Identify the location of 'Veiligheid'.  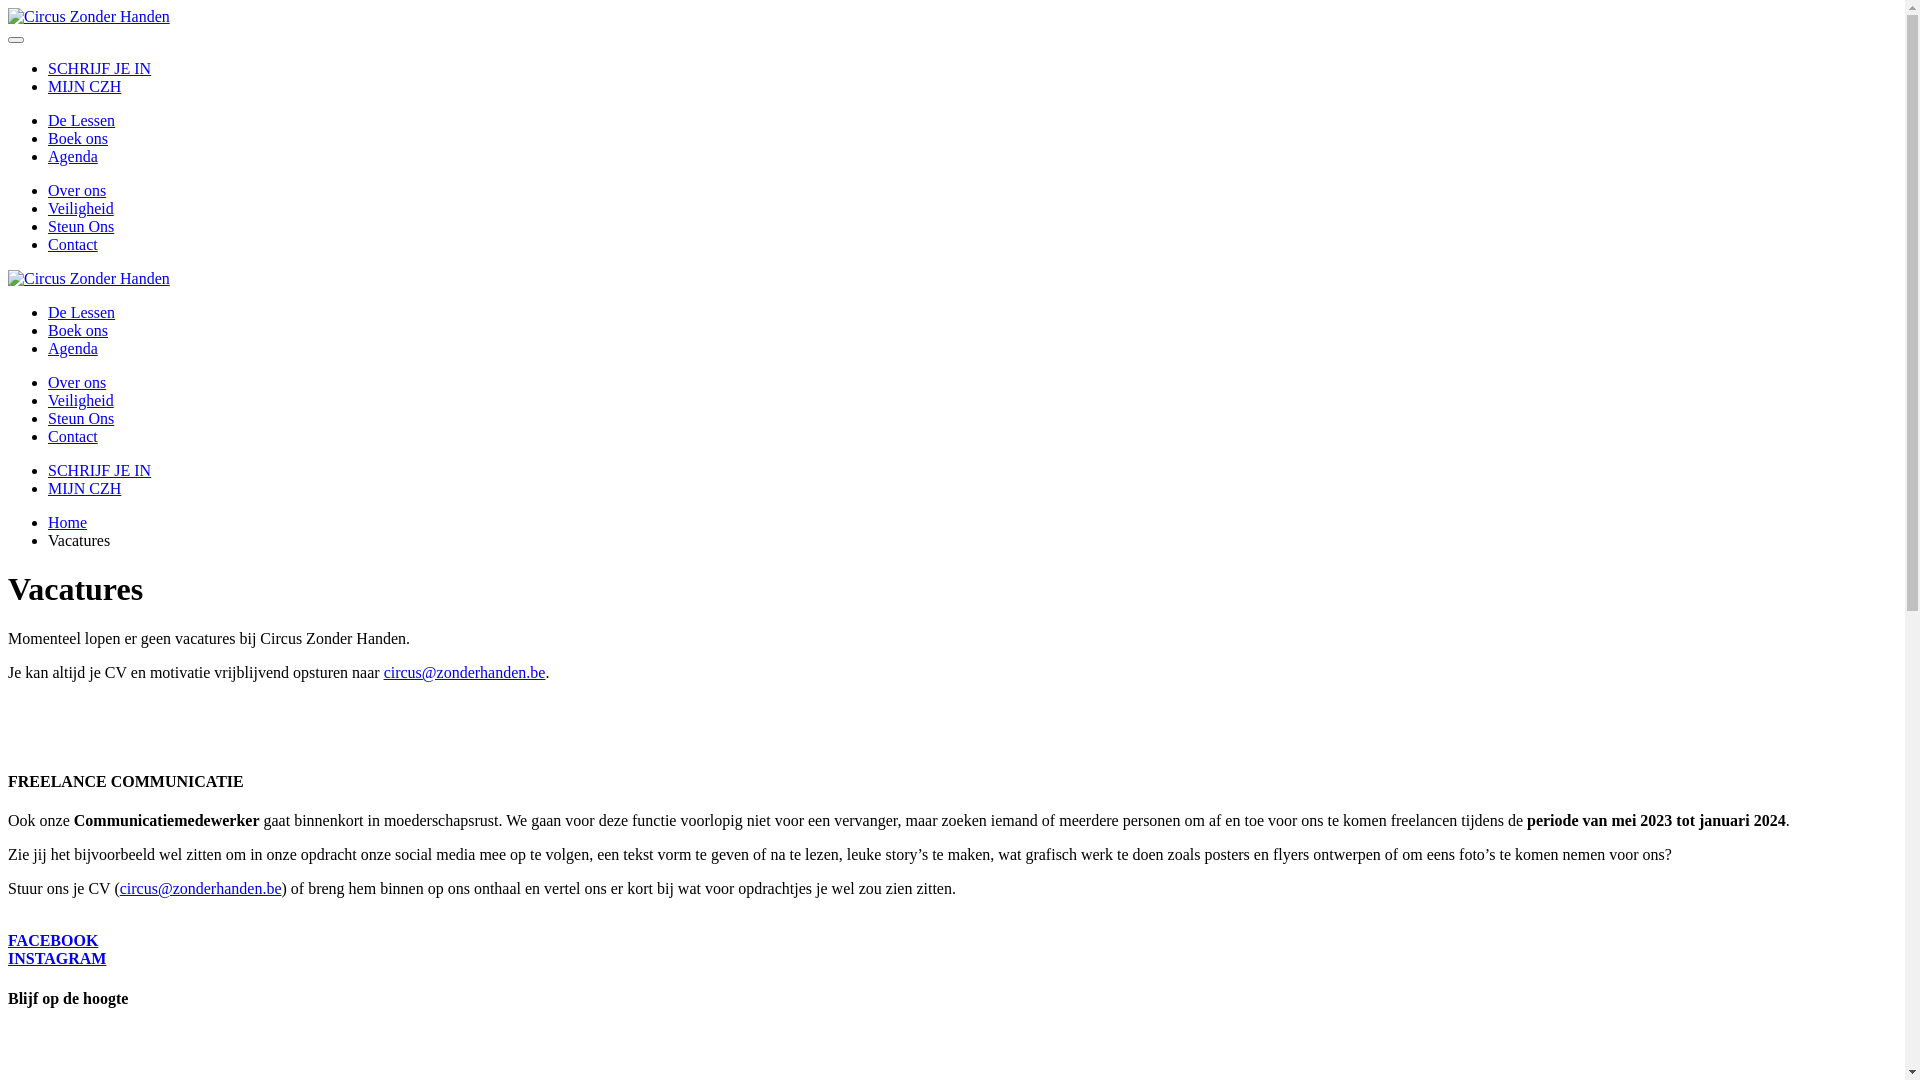
(48, 208).